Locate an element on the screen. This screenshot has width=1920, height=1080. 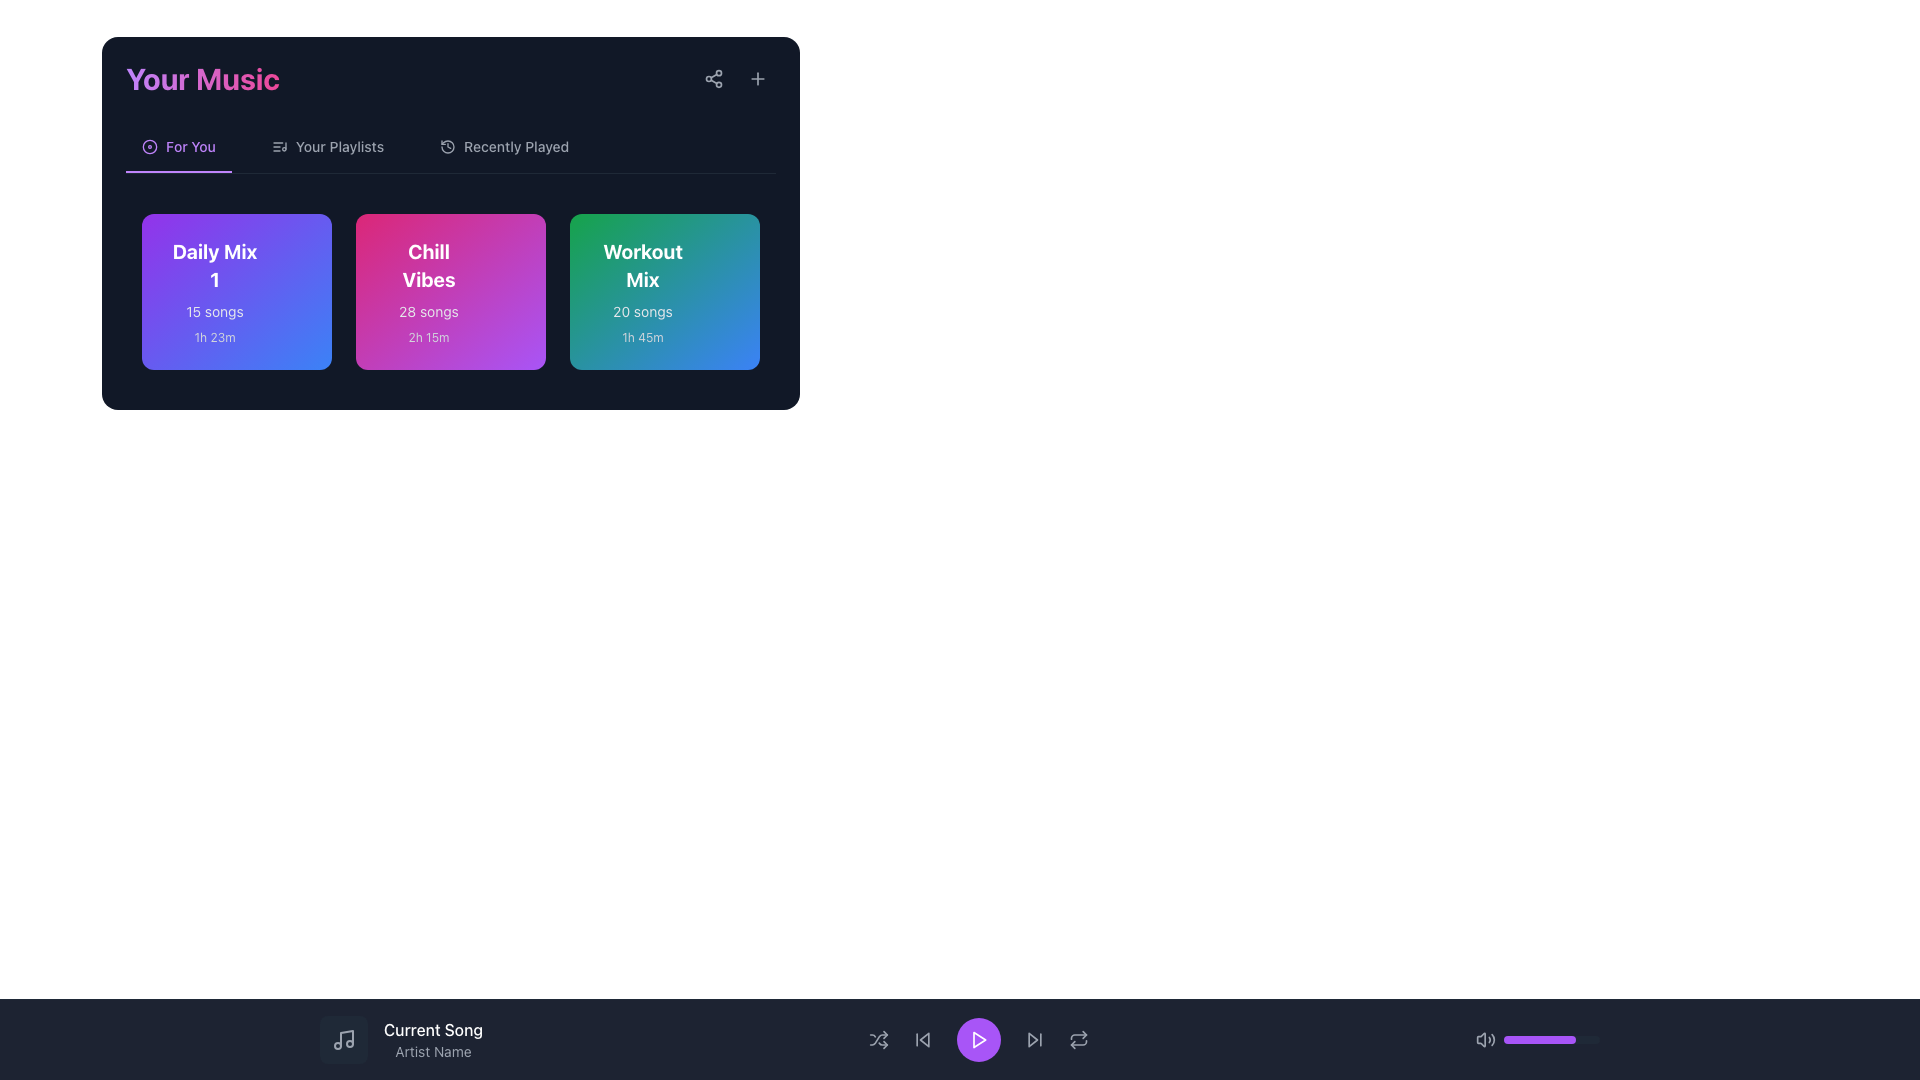
the play icon is located at coordinates (980, 1039).